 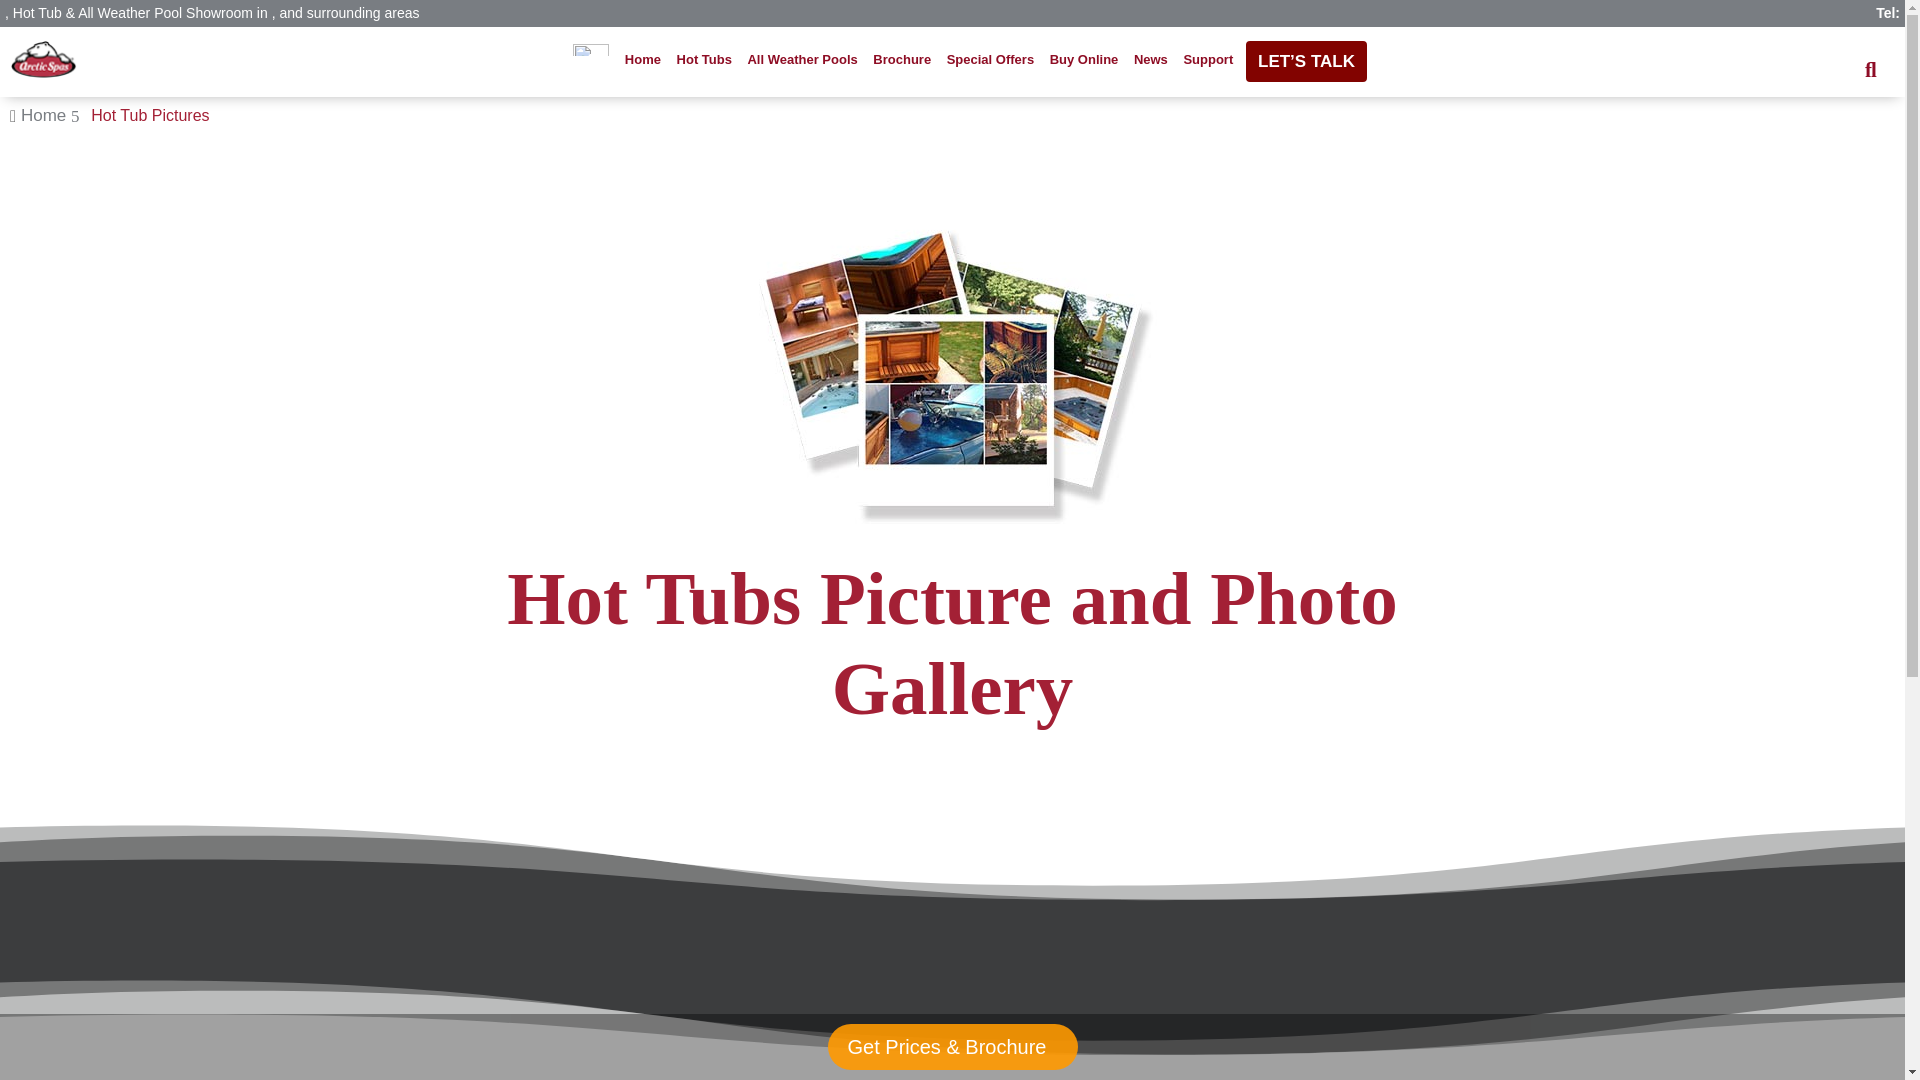 I want to click on 'Get Prices & Brochure', so click(x=950, y=1045).